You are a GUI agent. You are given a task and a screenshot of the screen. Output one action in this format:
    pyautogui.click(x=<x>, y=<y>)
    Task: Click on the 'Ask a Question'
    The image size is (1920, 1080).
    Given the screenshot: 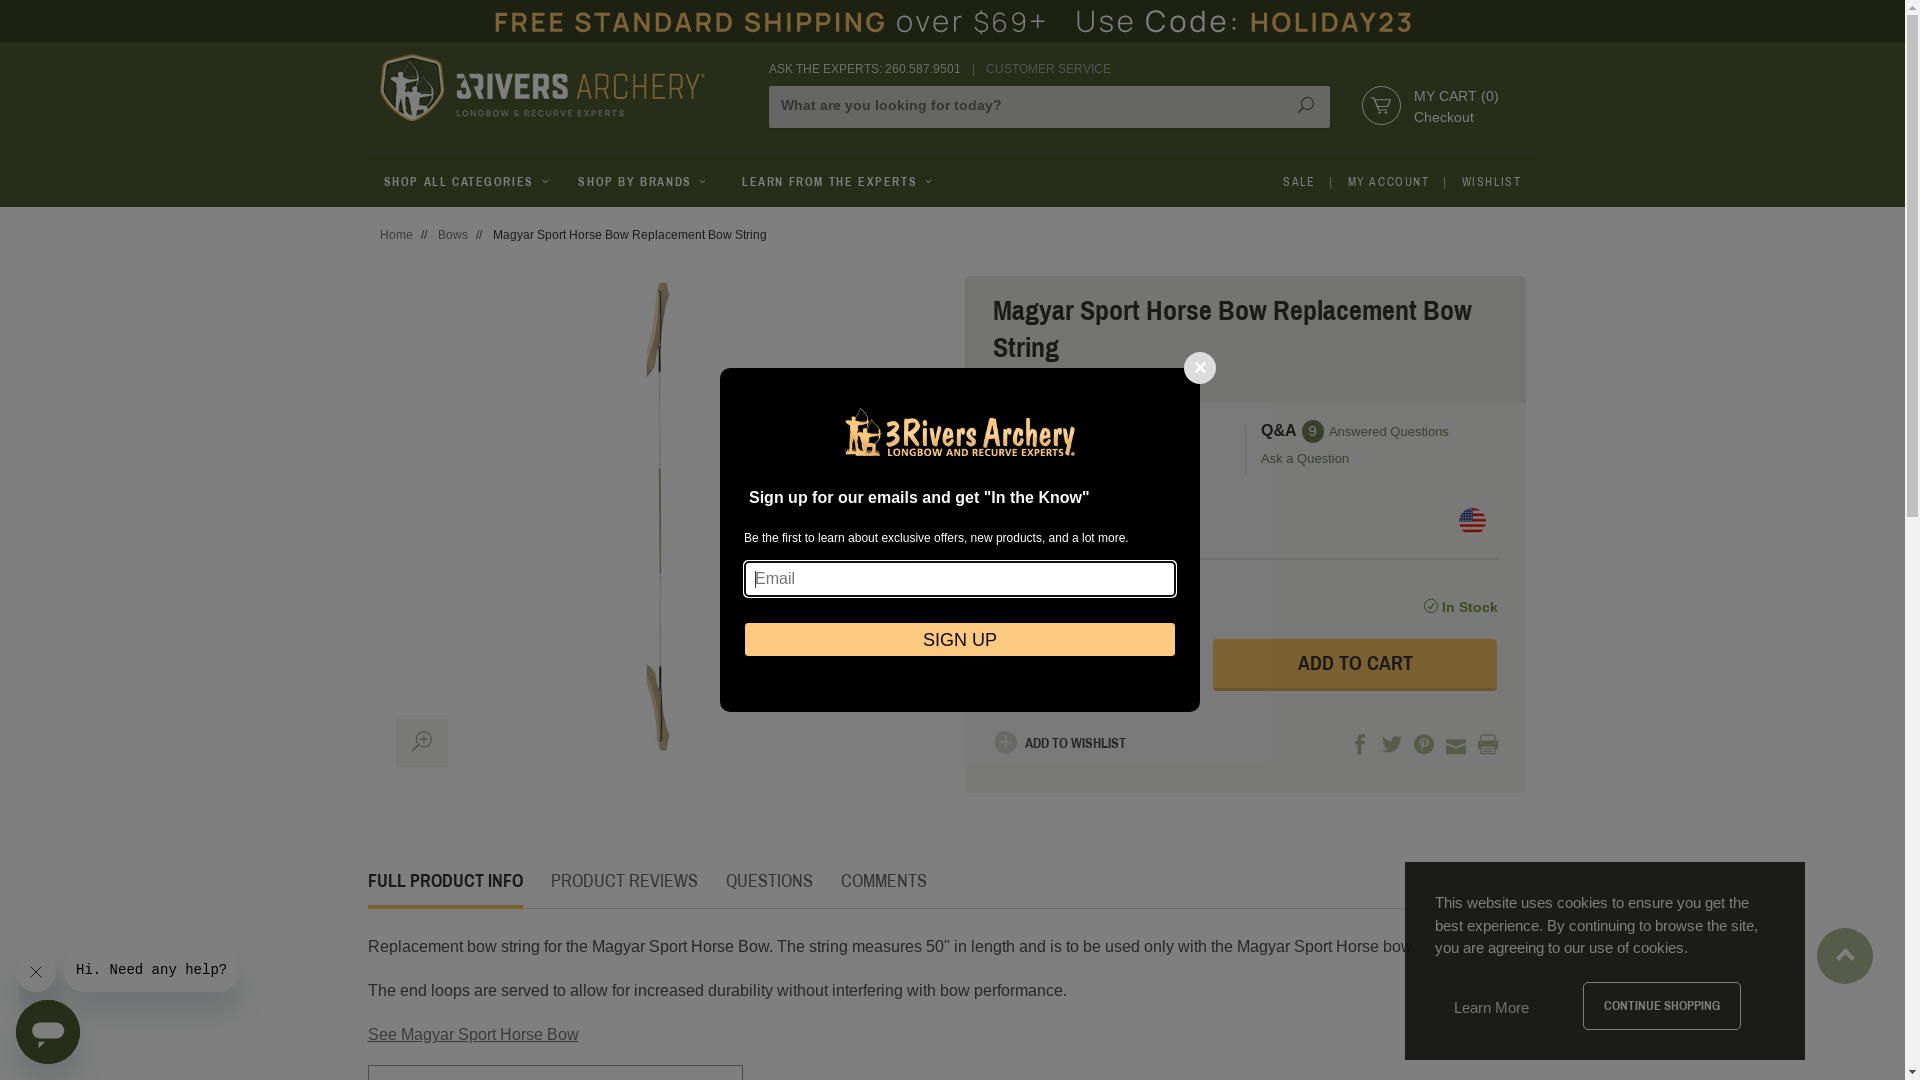 What is the action you would take?
    pyautogui.click(x=1376, y=459)
    